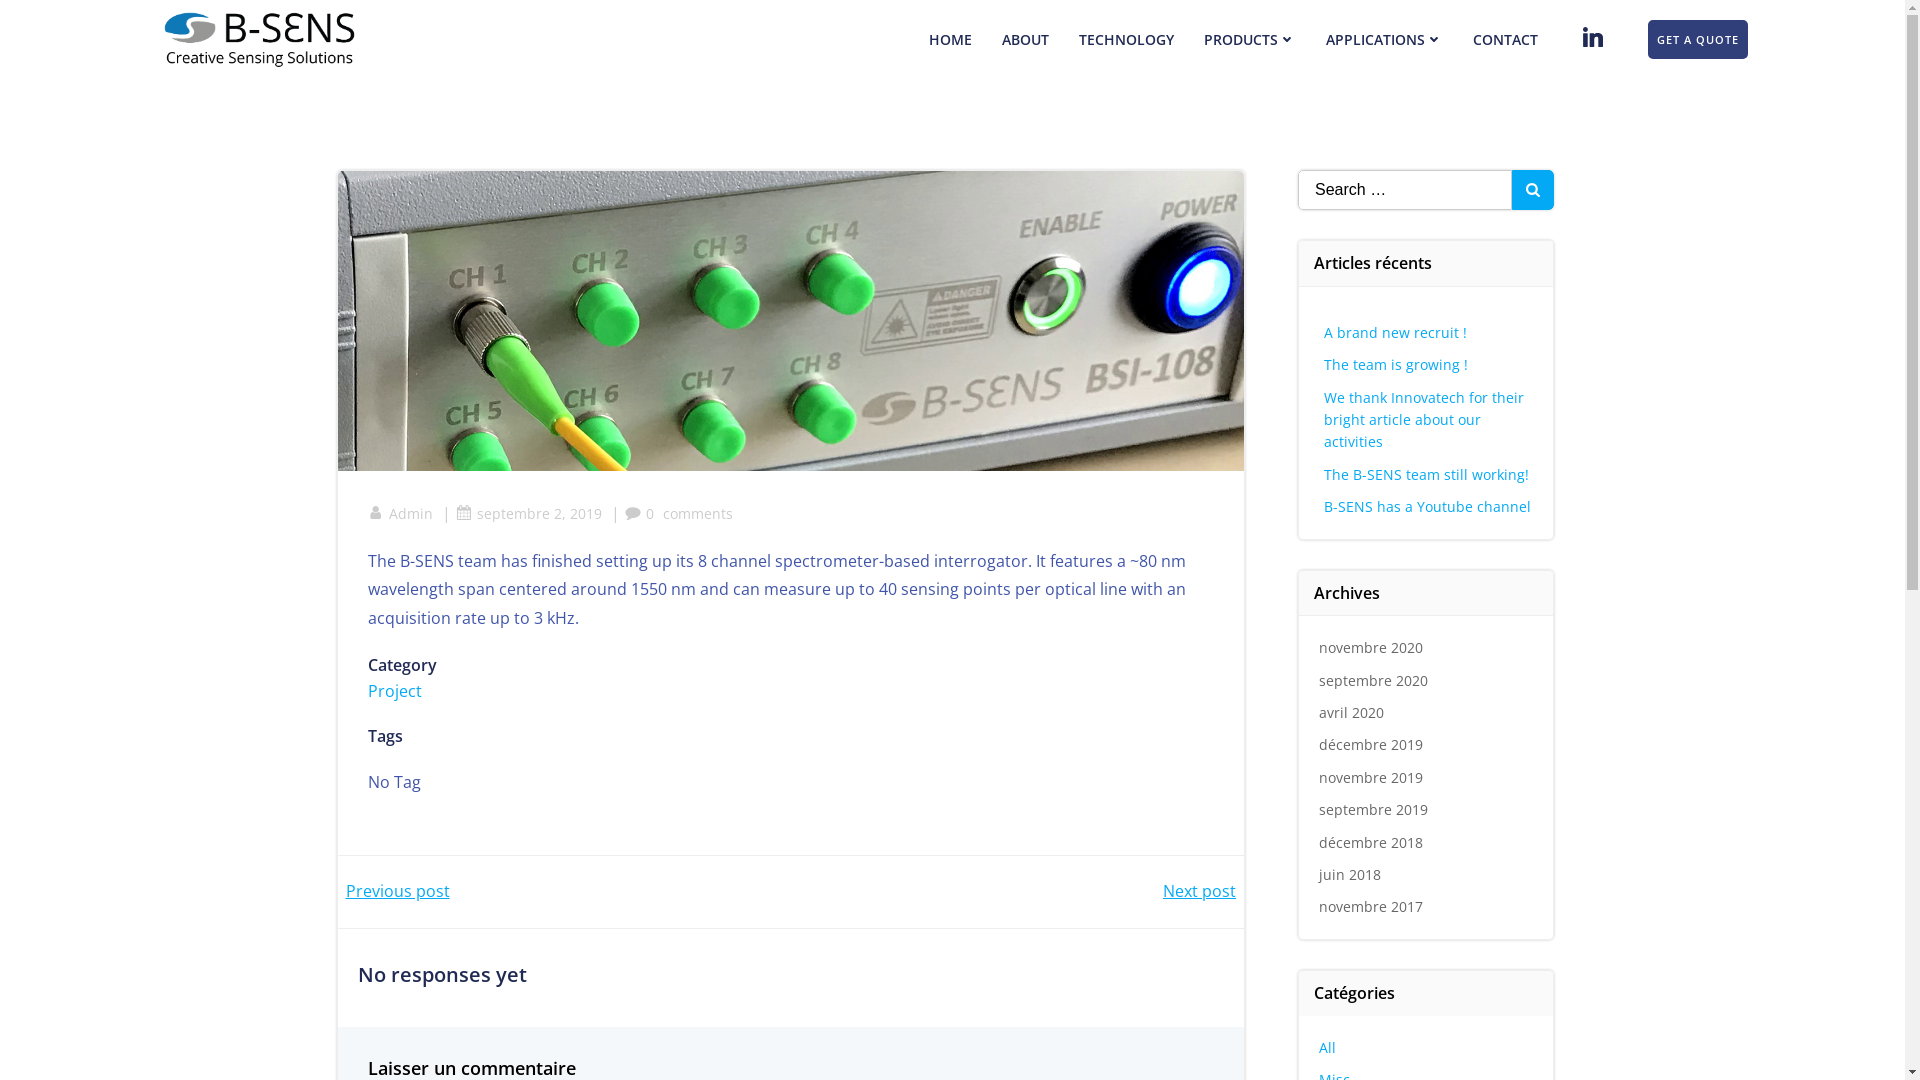  I want to click on 'The team is growing !', so click(1395, 364).